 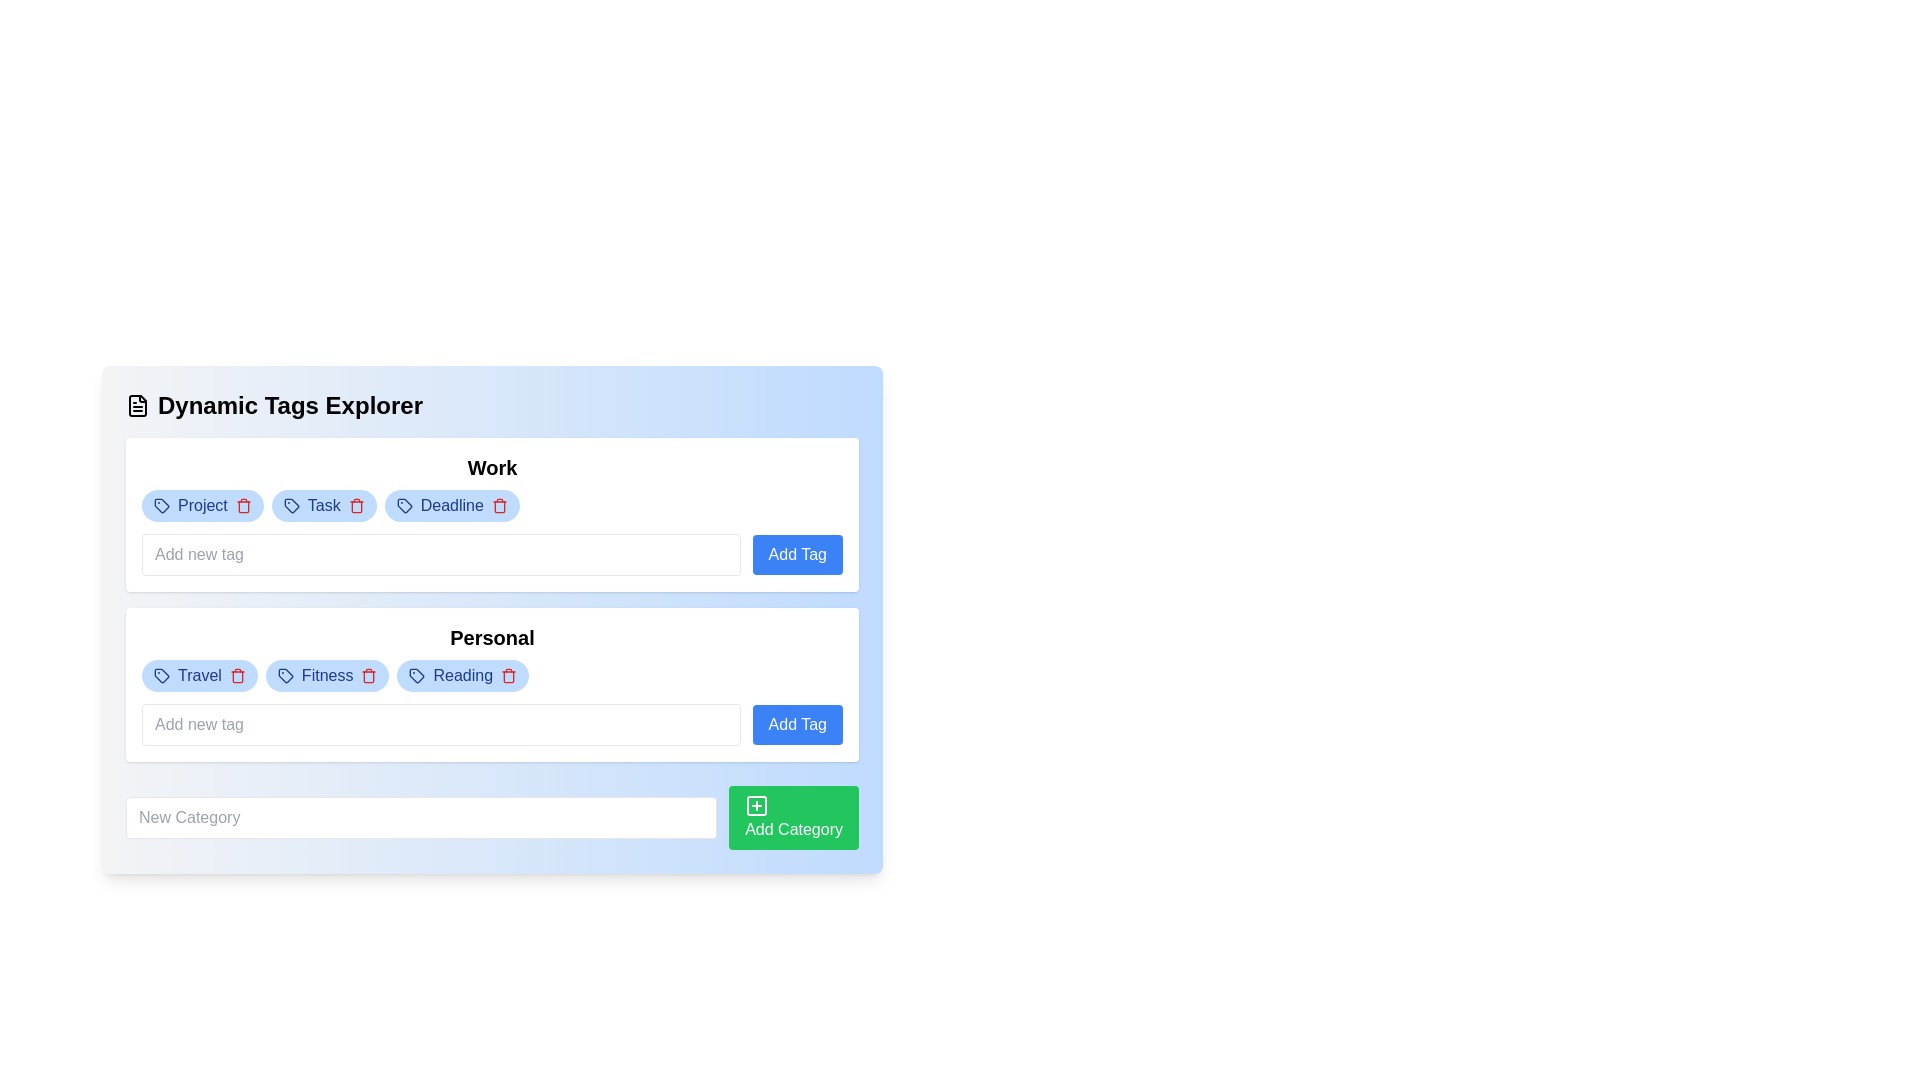 What do you see at coordinates (796, 555) in the screenshot?
I see `the 'Add Tag' button, which is a rectangular button with a blue background and white text, located under the 'Work' heading` at bounding box center [796, 555].